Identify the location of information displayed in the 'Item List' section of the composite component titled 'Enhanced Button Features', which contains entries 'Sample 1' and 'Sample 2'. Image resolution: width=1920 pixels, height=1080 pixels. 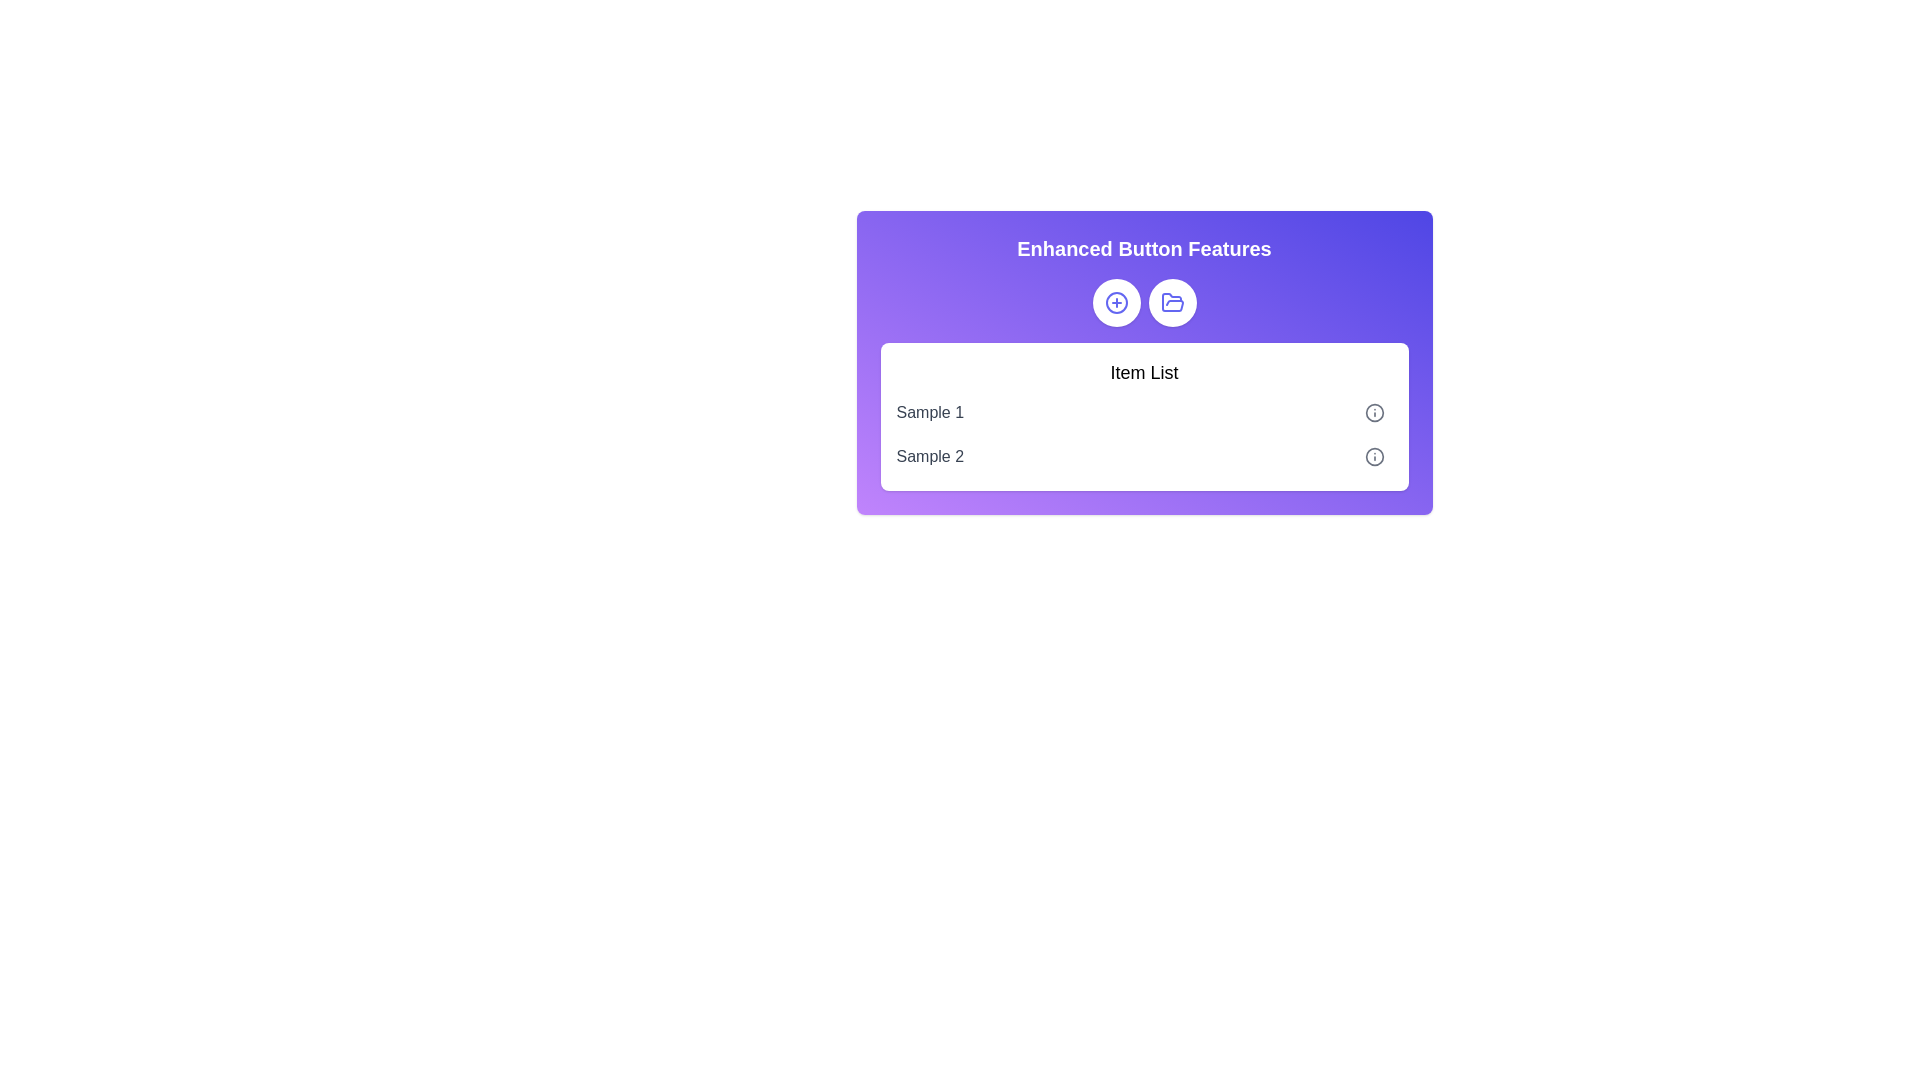
(1144, 362).